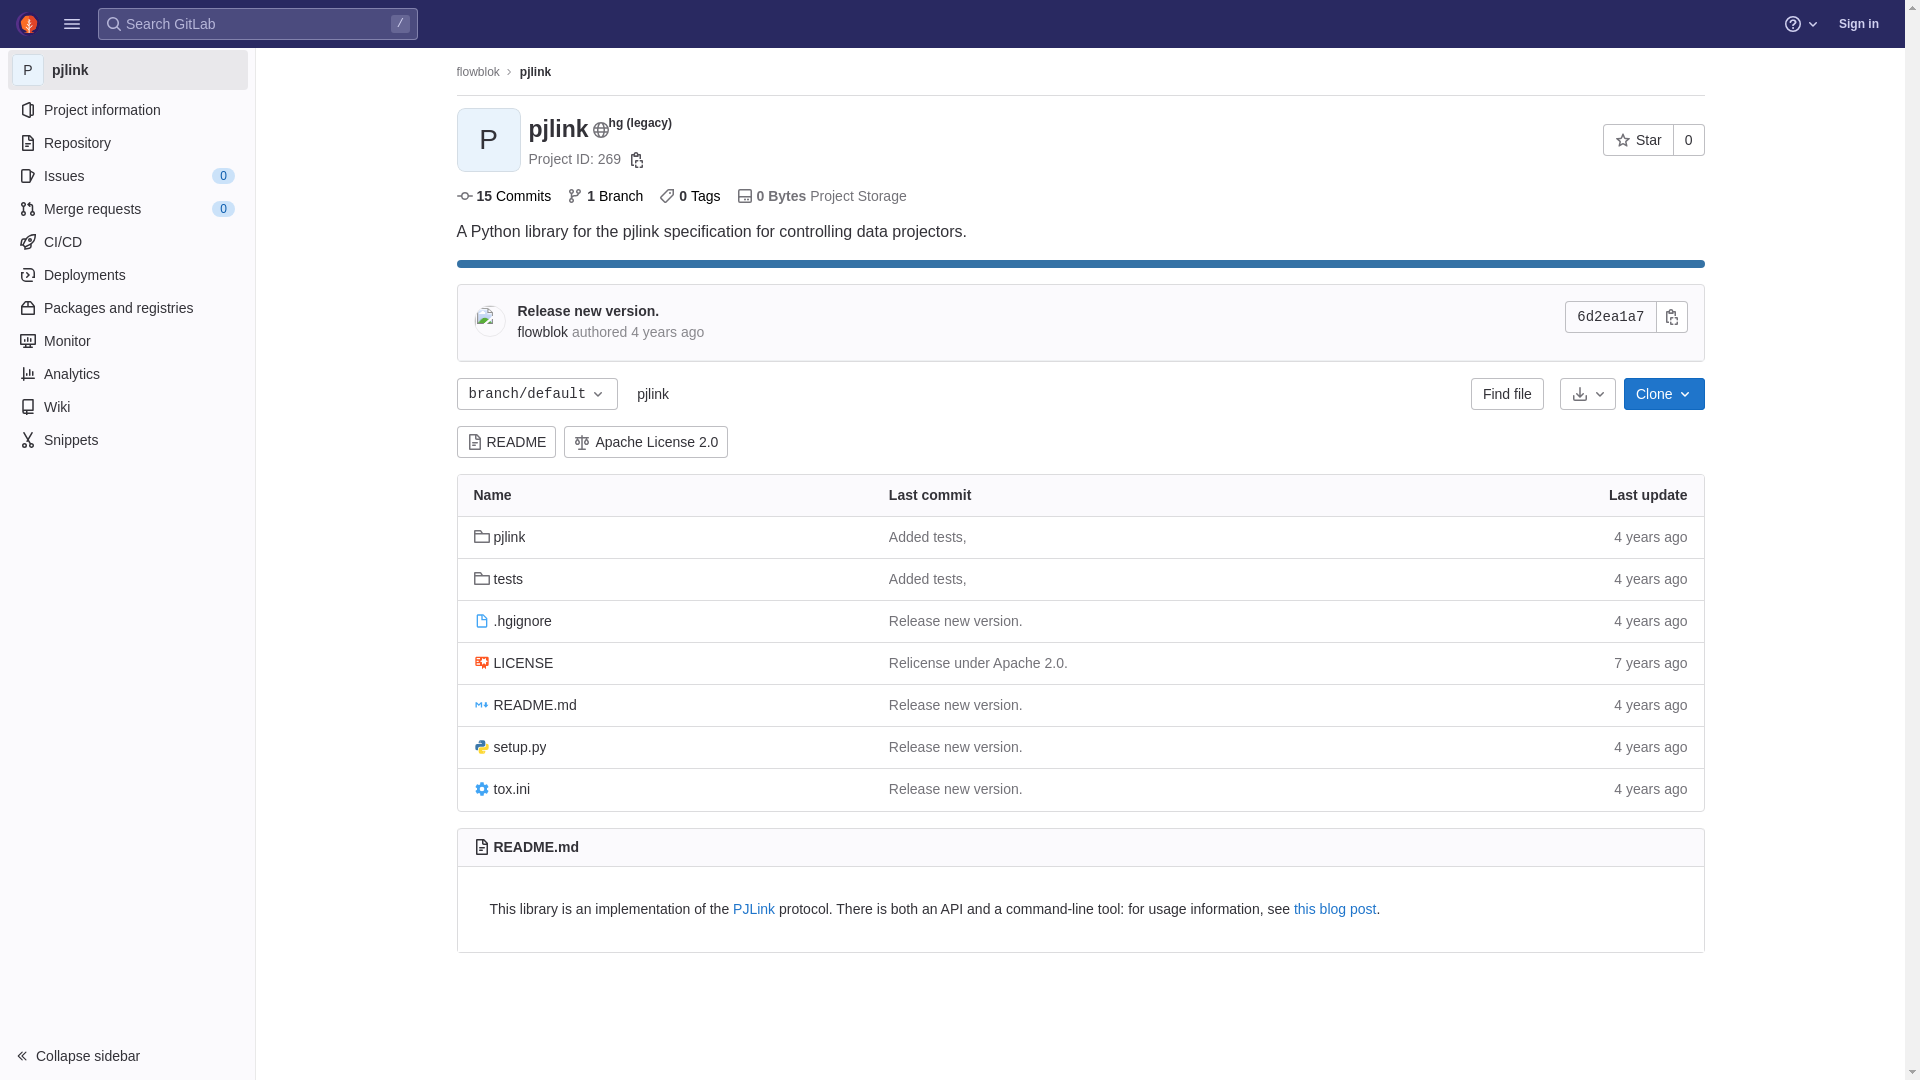 This screenshot has height=1080, width=1920. What do you see at coordinates (8, 68) in the screenshot?
I see `'P` at bounding box center [8, 68].